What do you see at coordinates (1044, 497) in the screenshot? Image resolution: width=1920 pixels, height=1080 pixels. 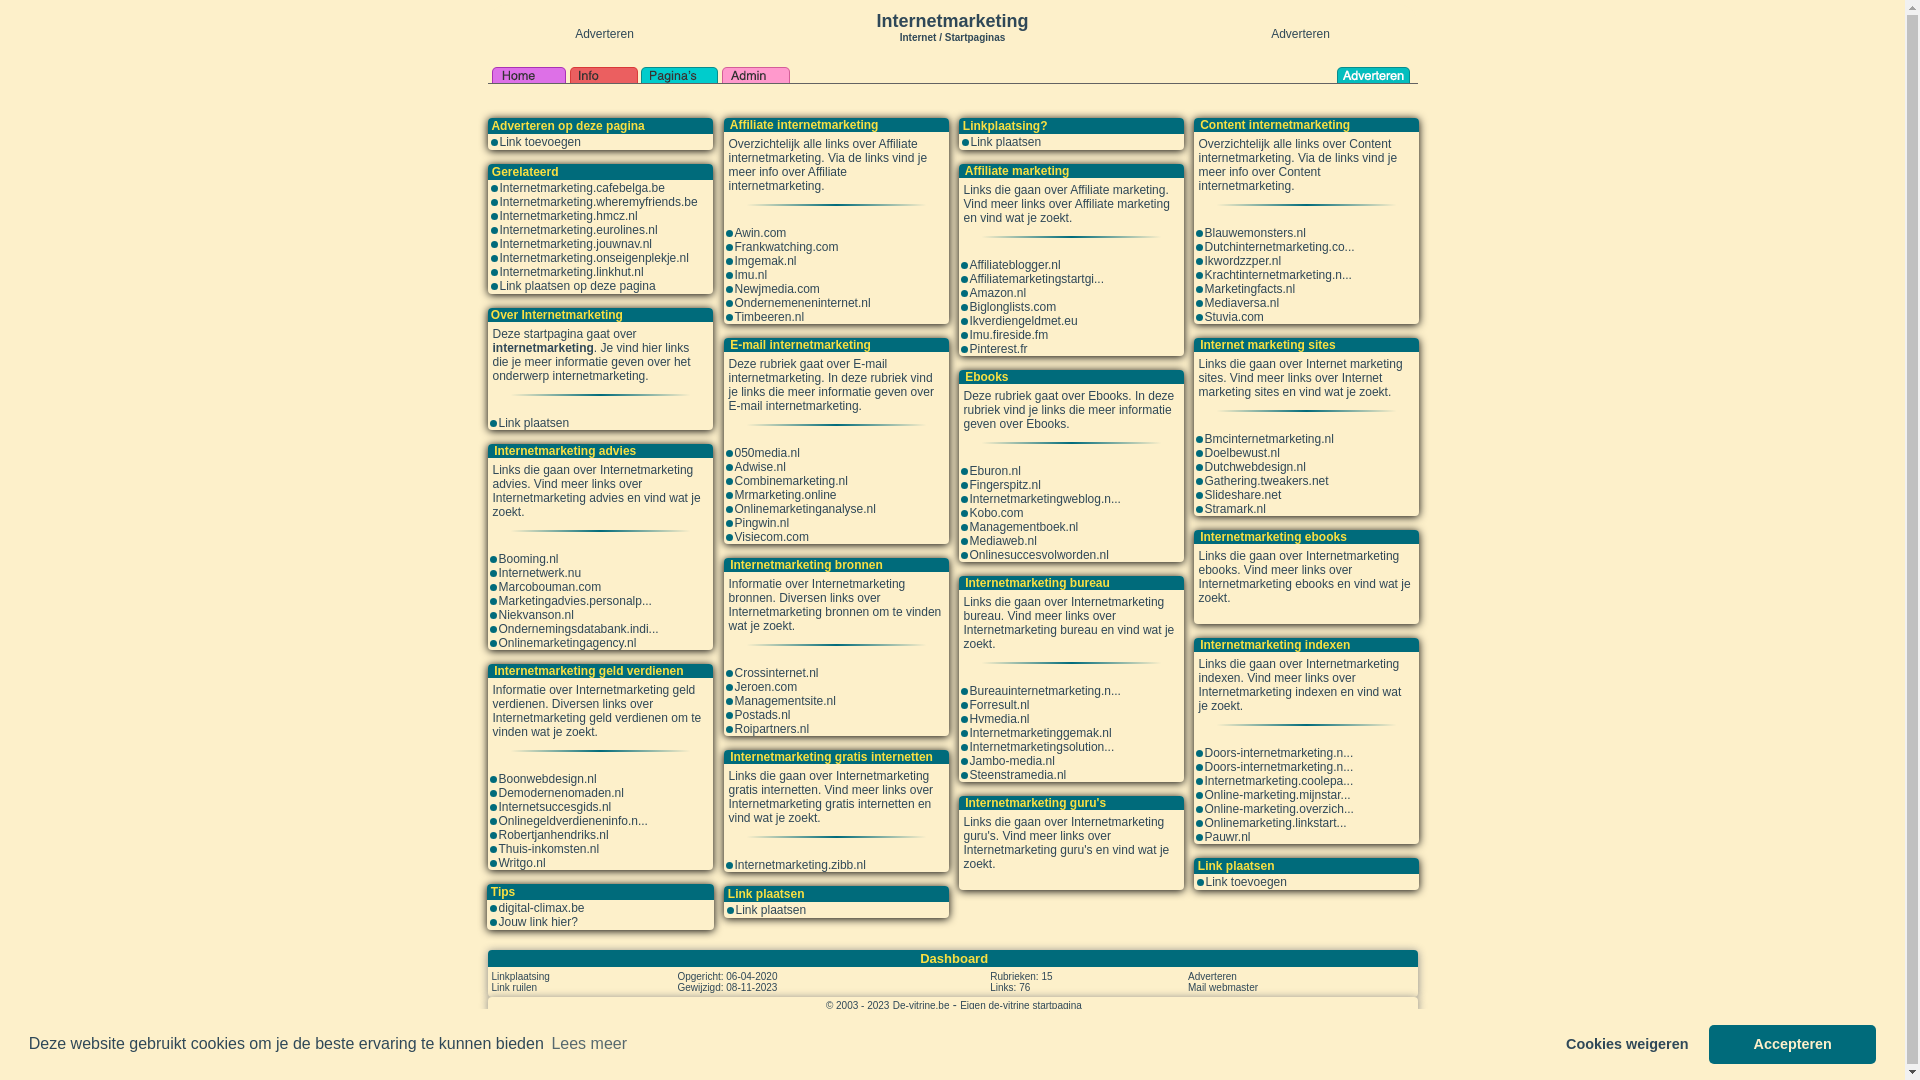 I see `'Internetmarketingweblog.n...'` at bounding box center [1044, 497].